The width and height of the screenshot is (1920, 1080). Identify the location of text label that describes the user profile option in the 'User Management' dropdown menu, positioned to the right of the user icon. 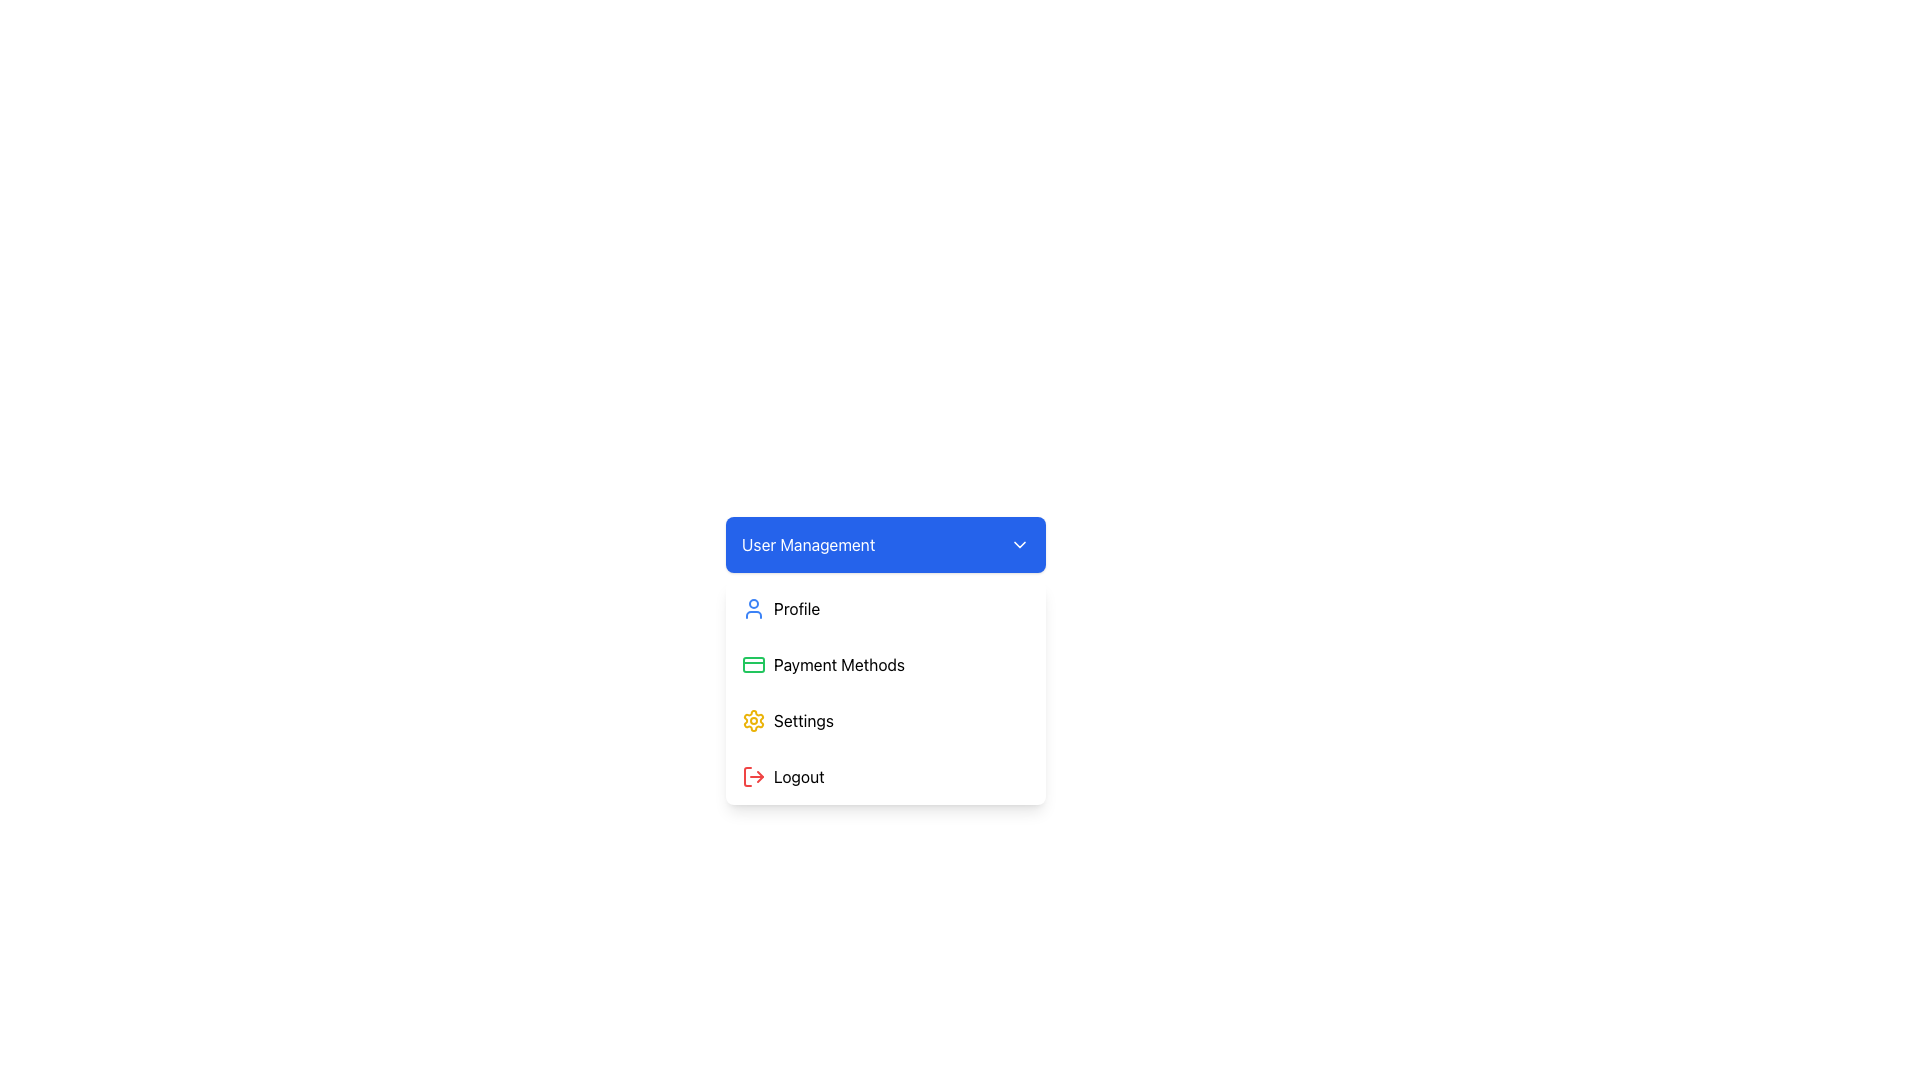
(796, 608).